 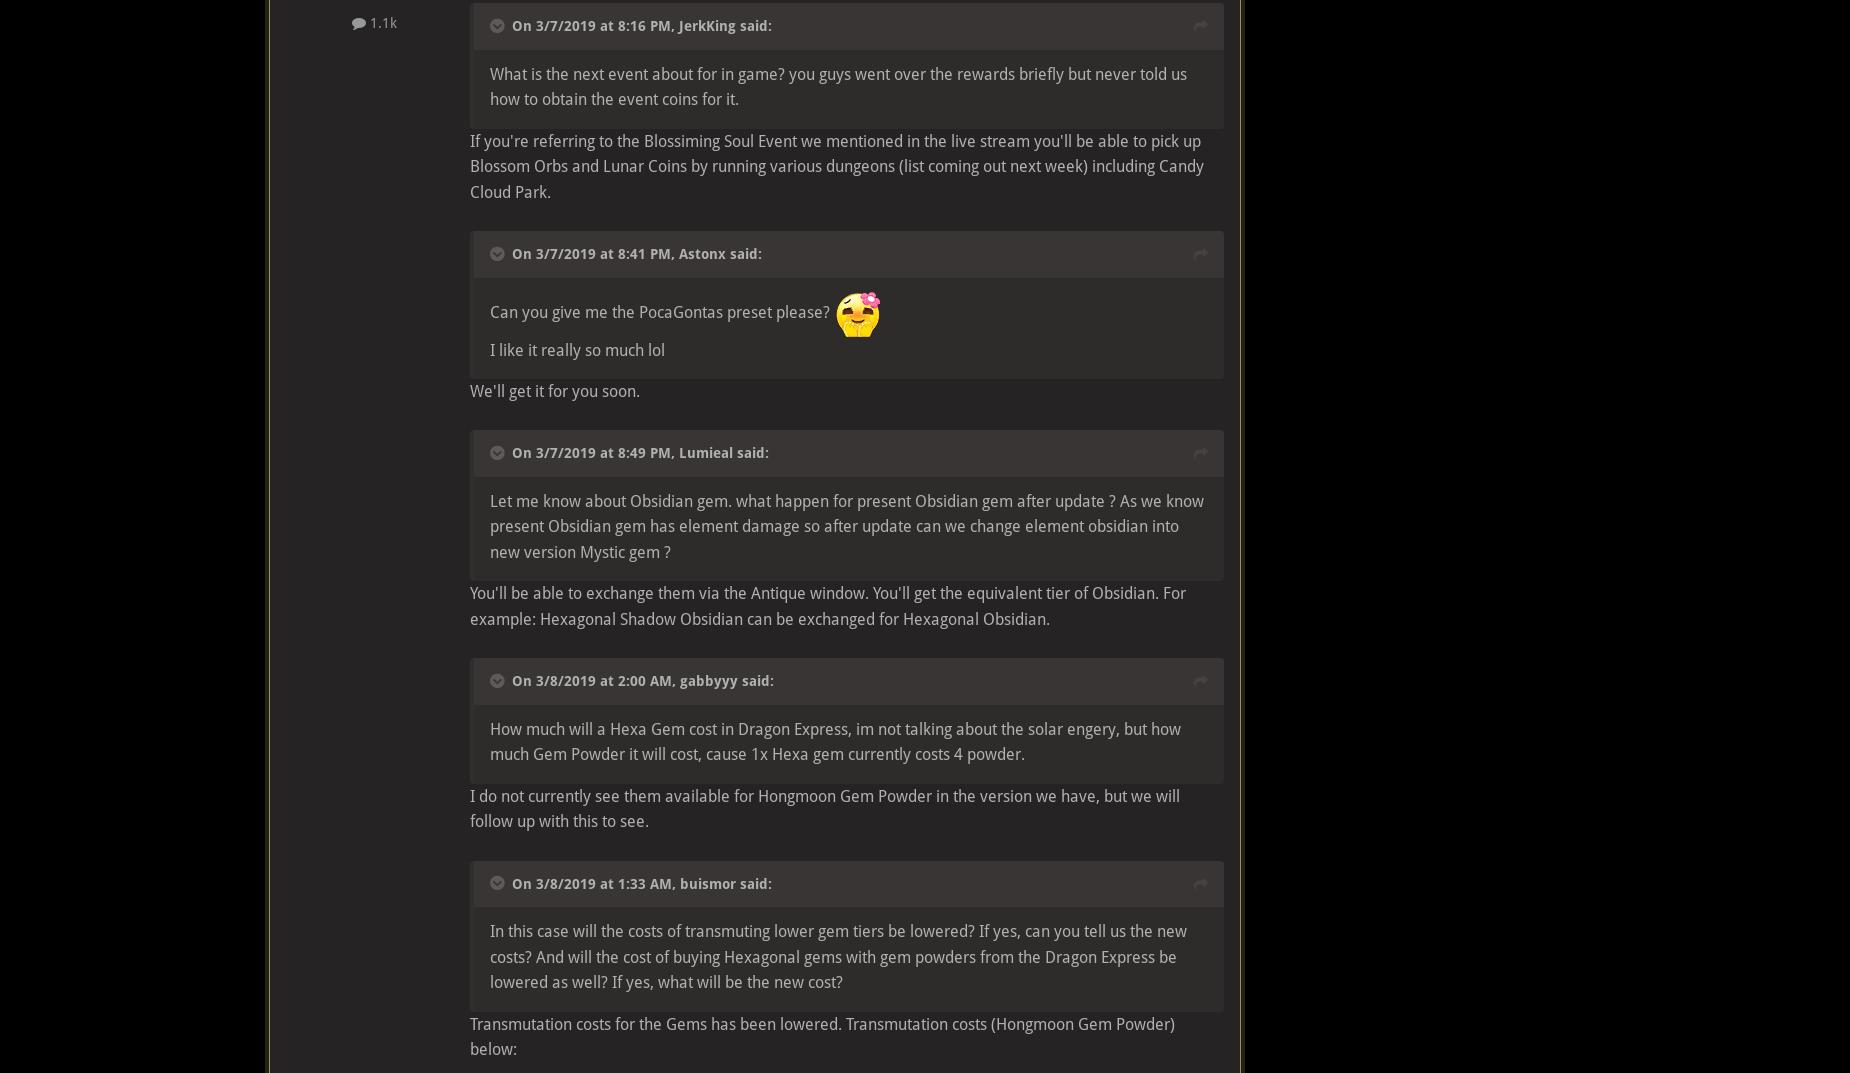 What do you see at coordinates (470, 390) in the screenshot?
I see `'We'll get it for you soon.'` at bounding box center [470, 390].